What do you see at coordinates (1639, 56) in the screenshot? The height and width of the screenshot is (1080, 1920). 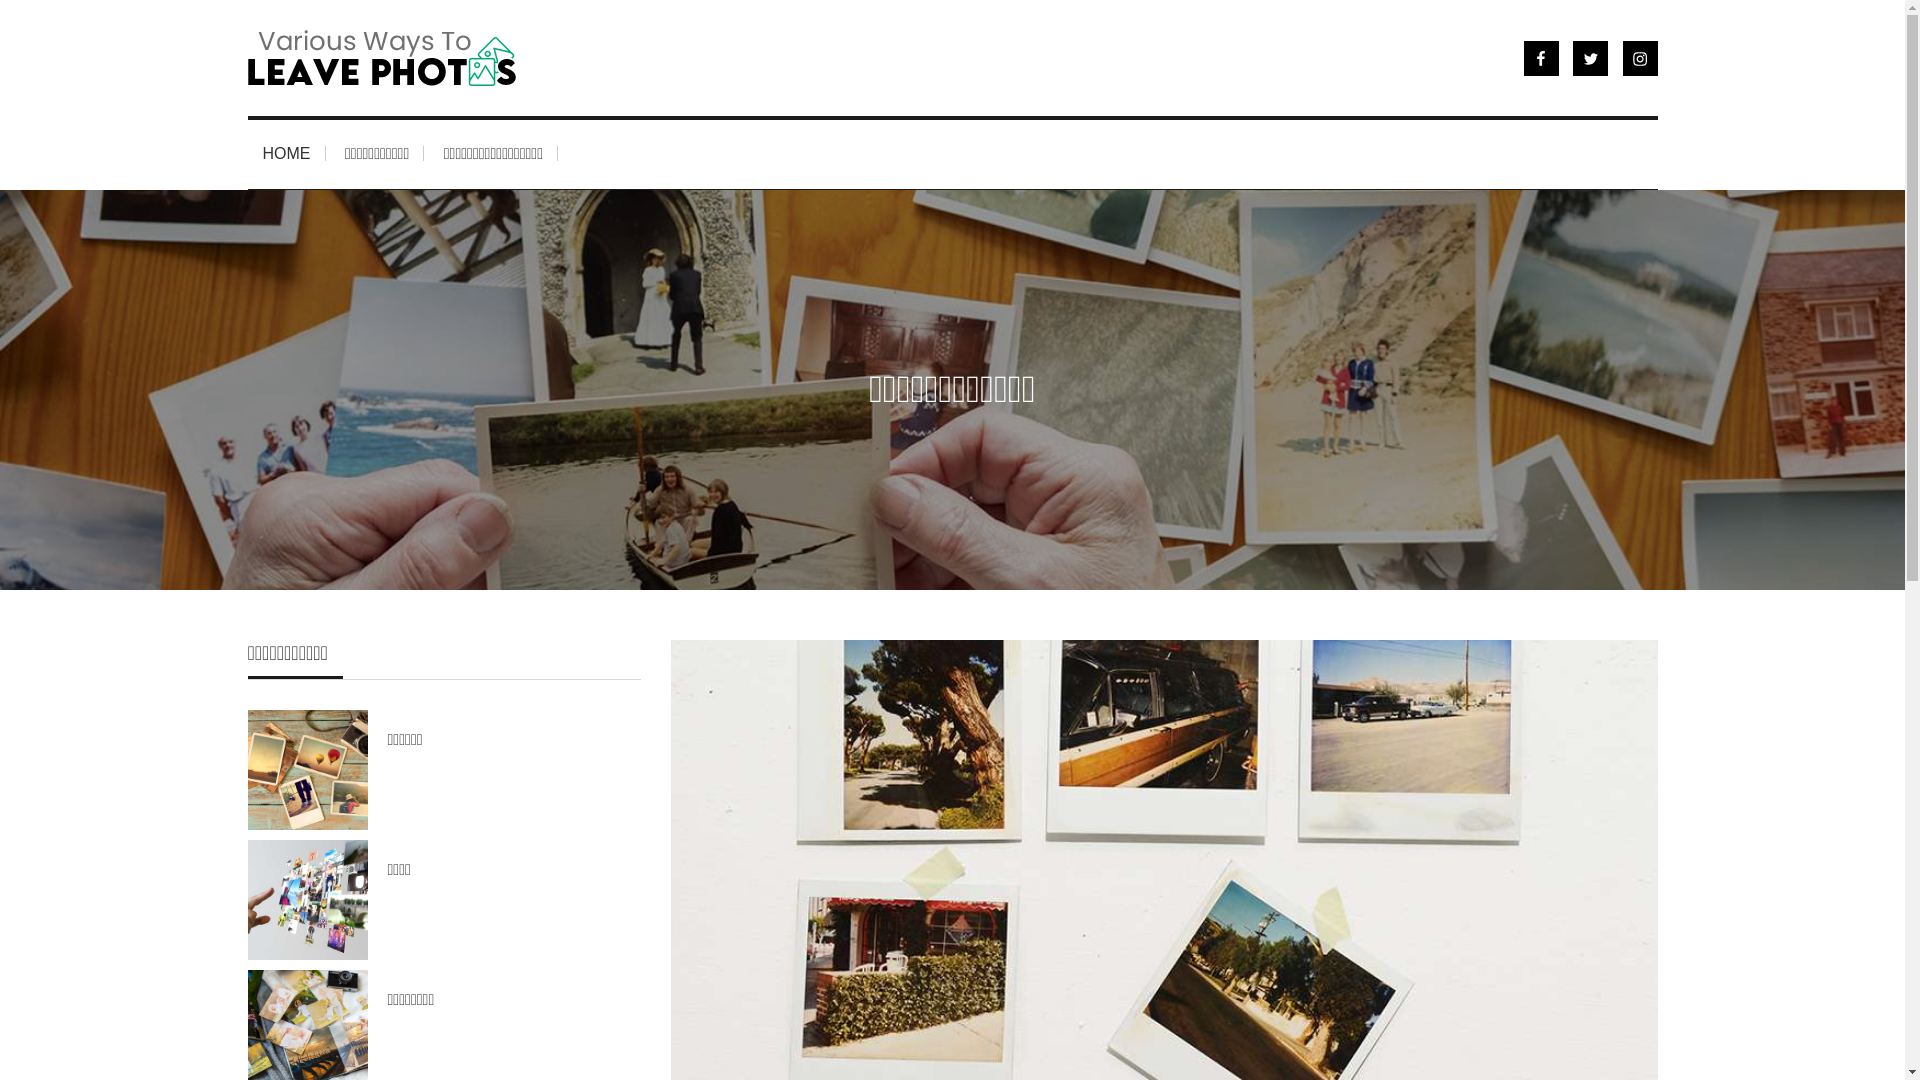 I see `'Instragram'` at bounding box center [1639, 56].